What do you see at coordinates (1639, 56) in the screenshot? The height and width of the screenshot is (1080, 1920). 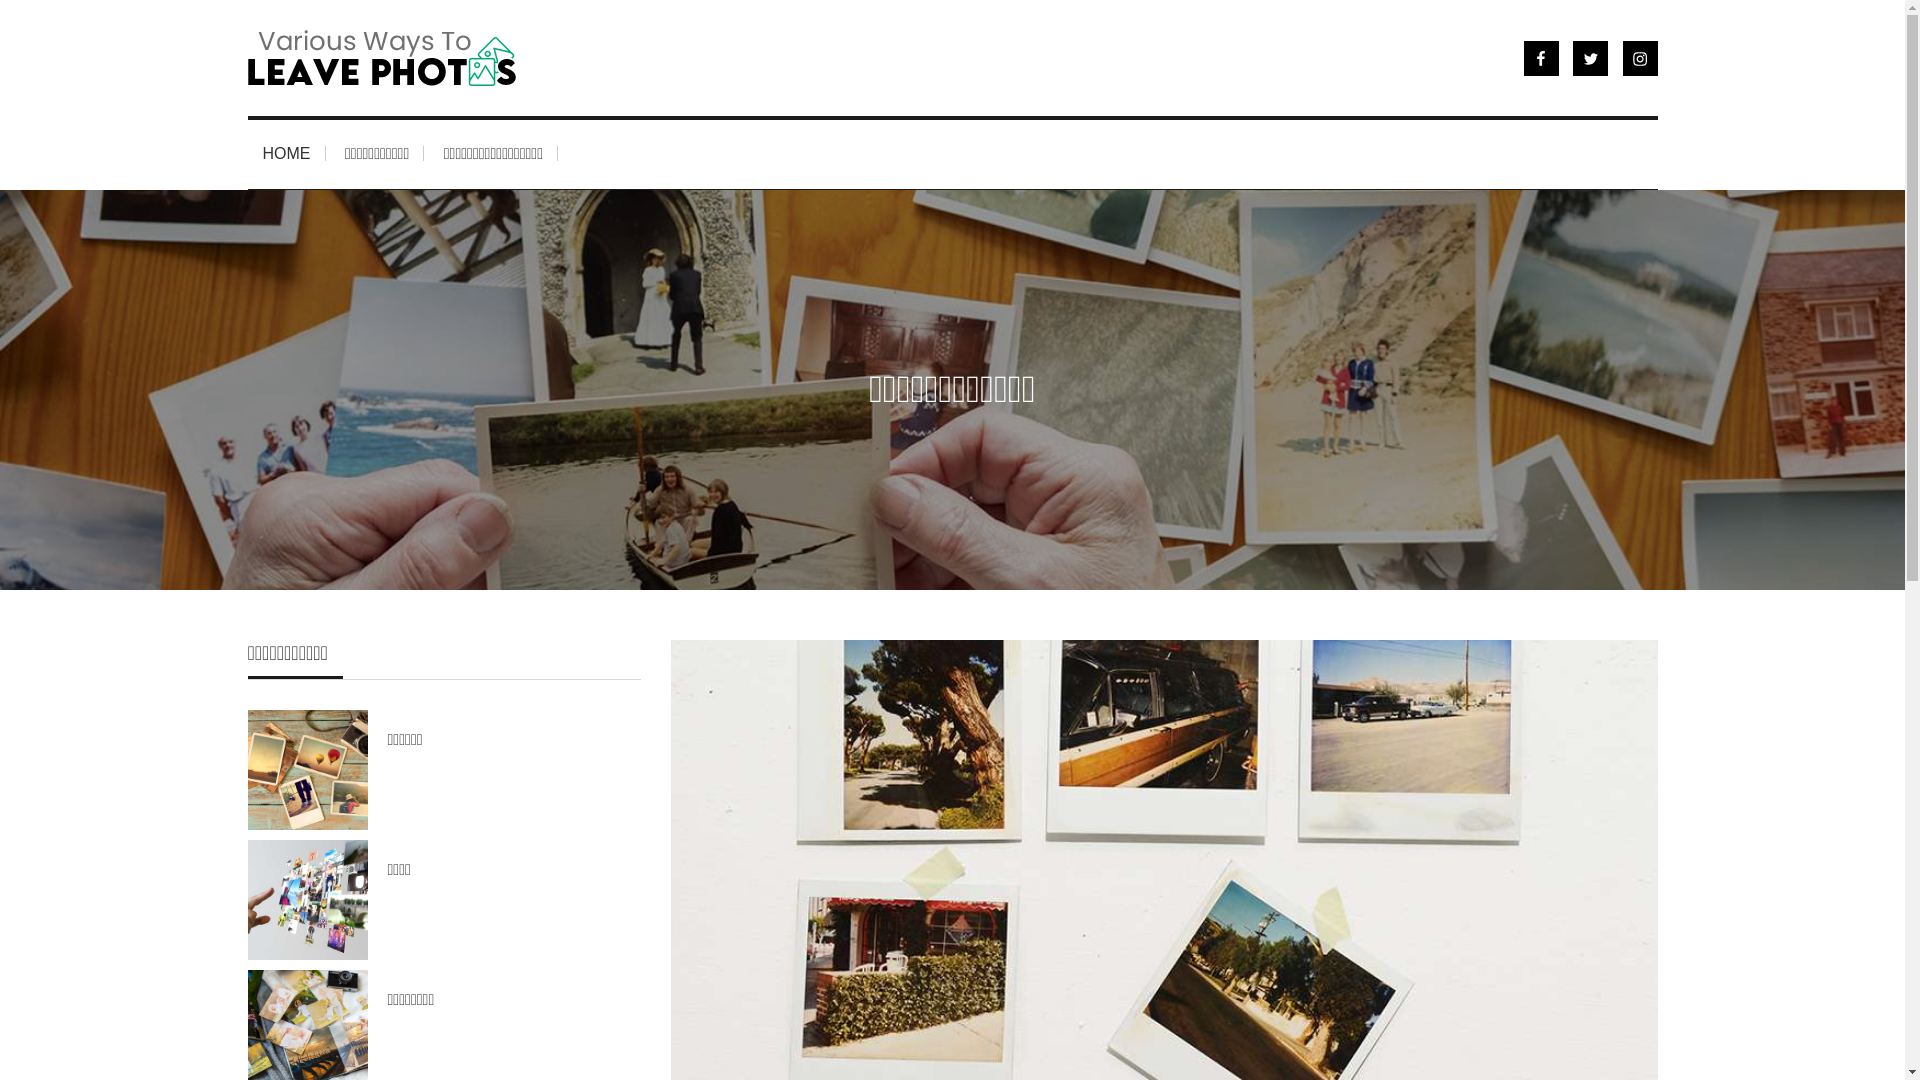 I see `'Instragram'` at bounding box center [1639, 56].